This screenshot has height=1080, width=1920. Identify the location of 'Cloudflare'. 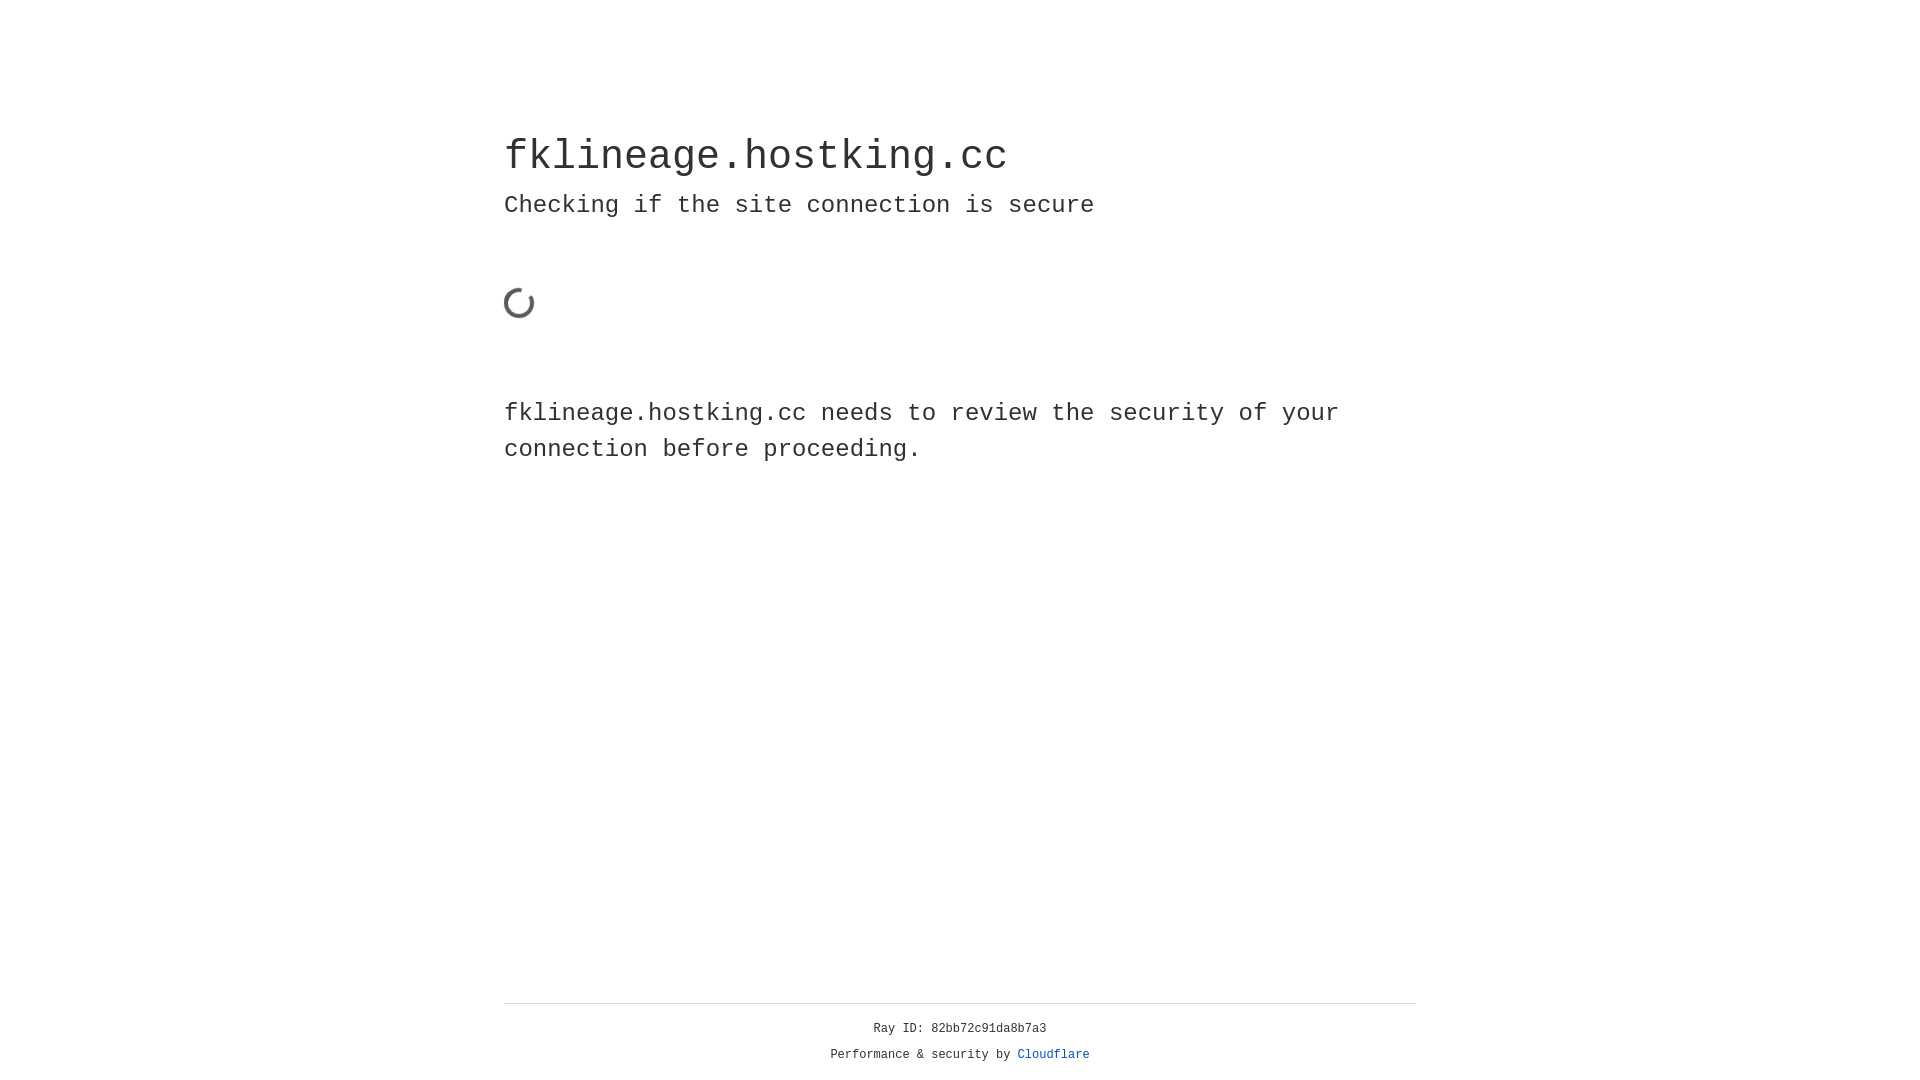
(1053, 1054).